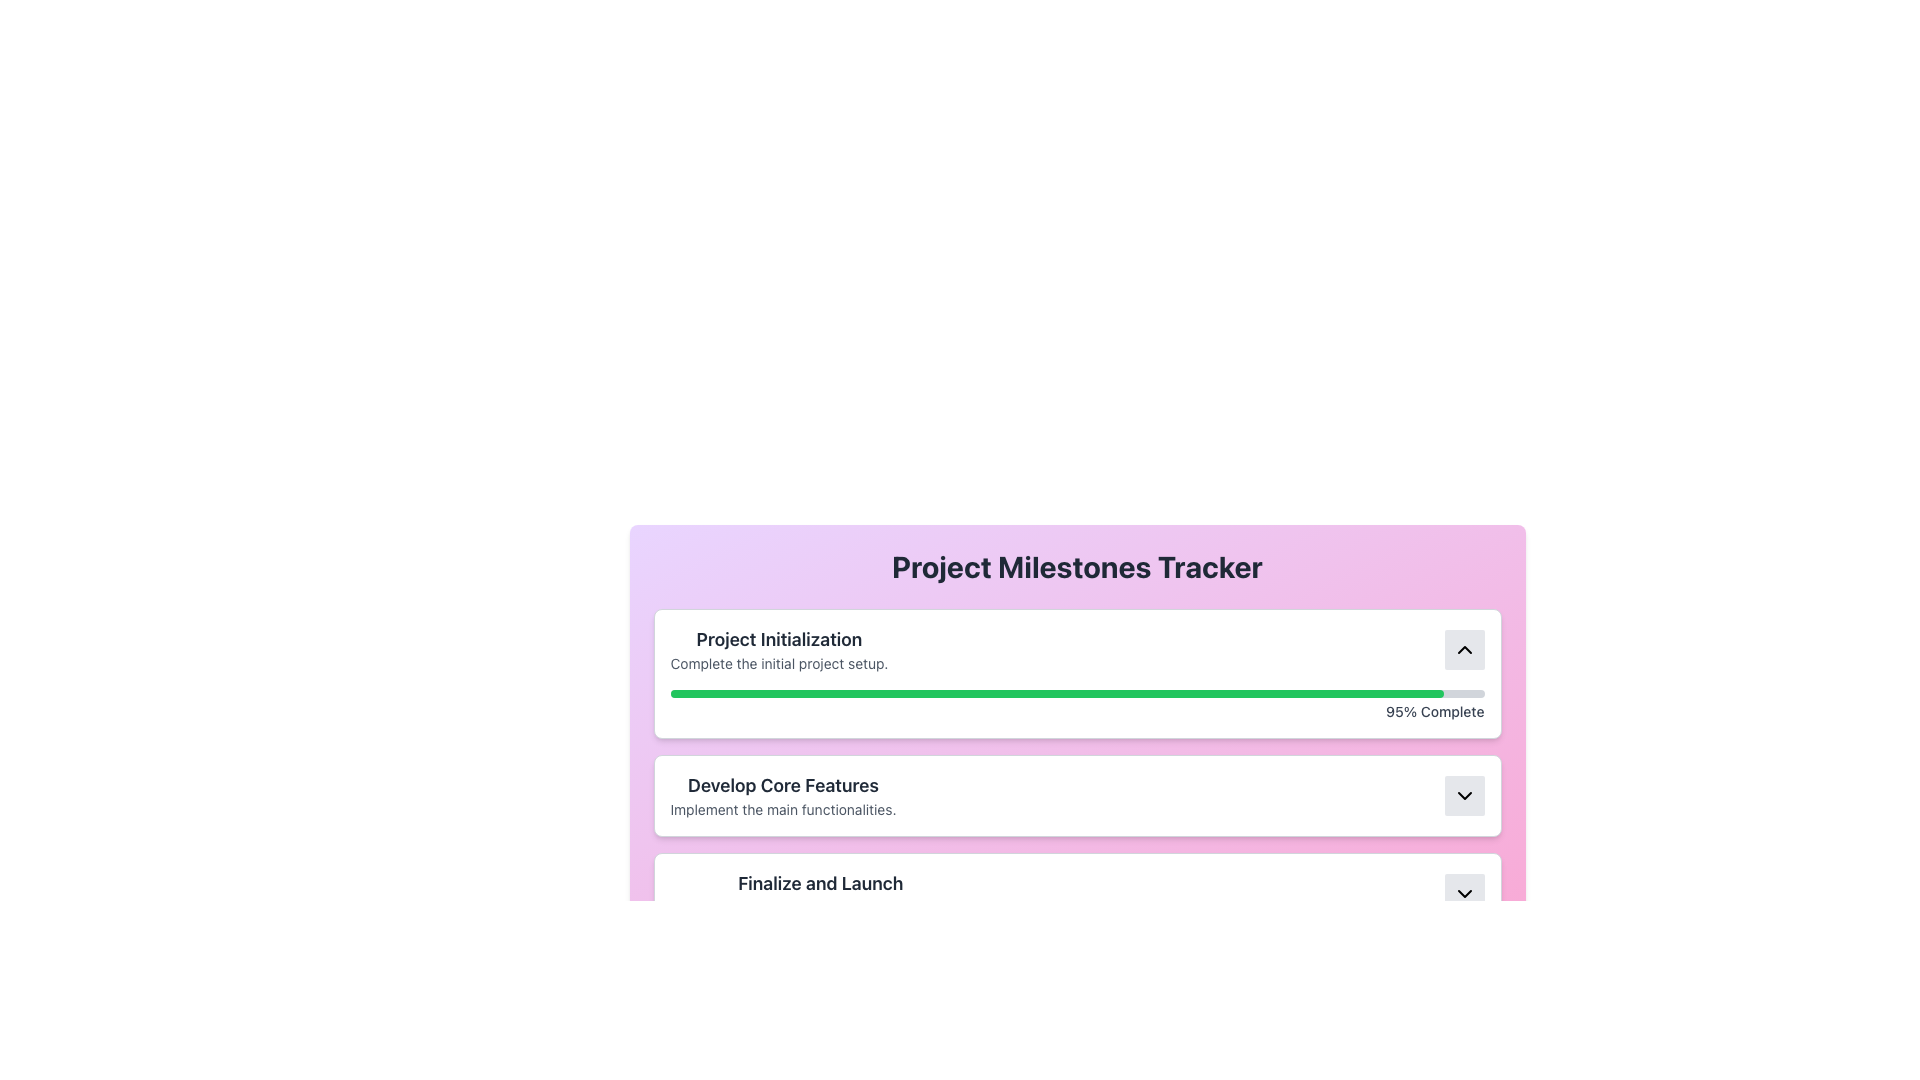 Image resolution: width=1920 pixels, height=1080 pixels. What do you see at coordinates (1464, 794) in the screenshot?
I see `the dropdown toggle icon located at the top-right corner of the second milestone card` at bounding box center [1464, 794].